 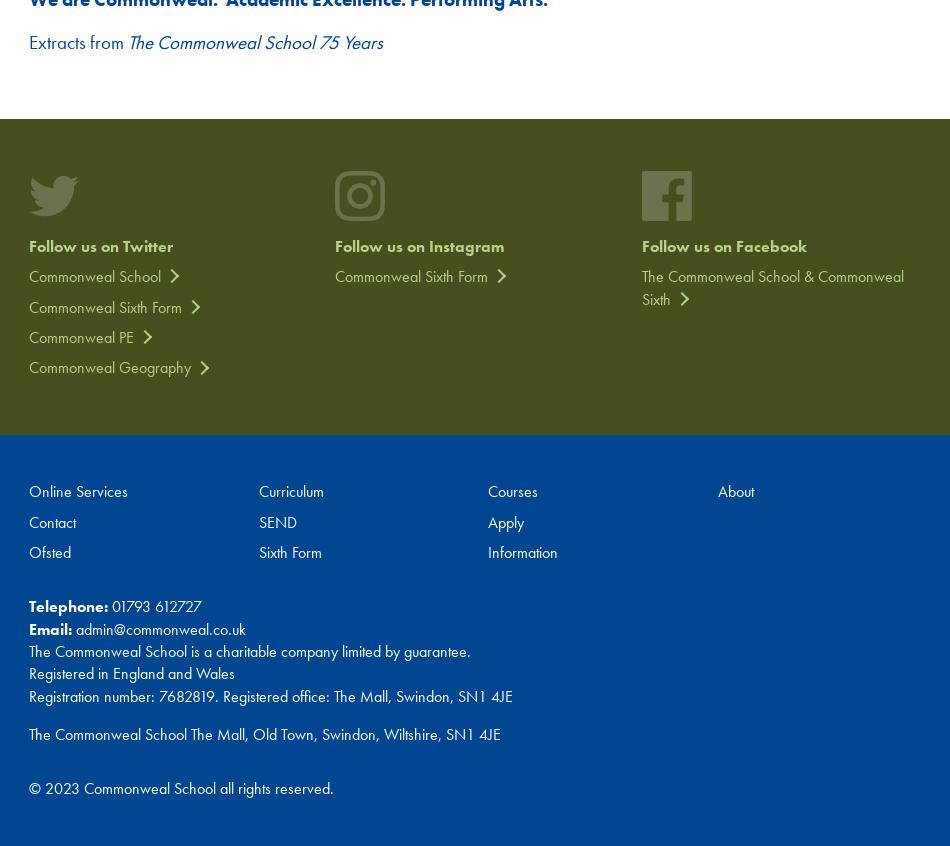 What do you see at coordinates (513, 490) in the screenshot?
I see `'Courses'` at bounding box center [513, 490].